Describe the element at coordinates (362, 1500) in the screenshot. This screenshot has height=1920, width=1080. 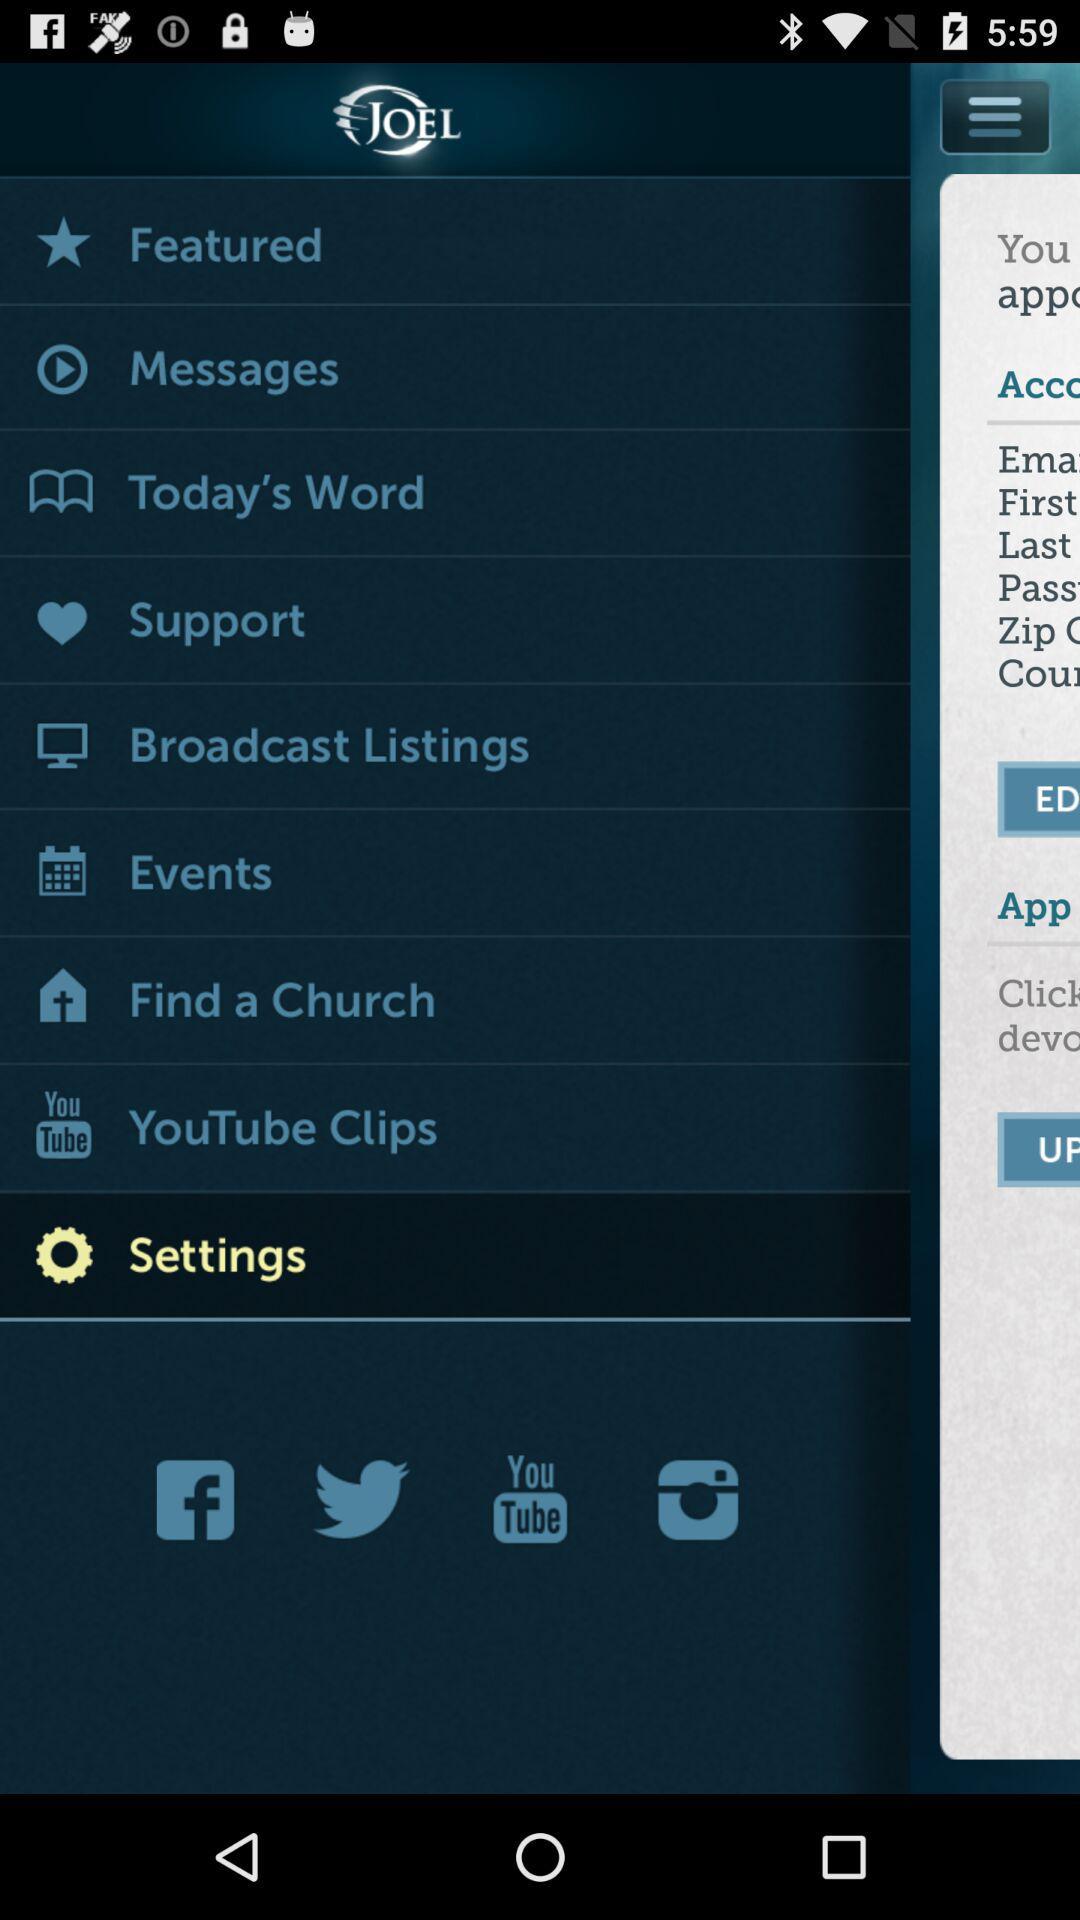
I see `the twitter website image option` at that location.